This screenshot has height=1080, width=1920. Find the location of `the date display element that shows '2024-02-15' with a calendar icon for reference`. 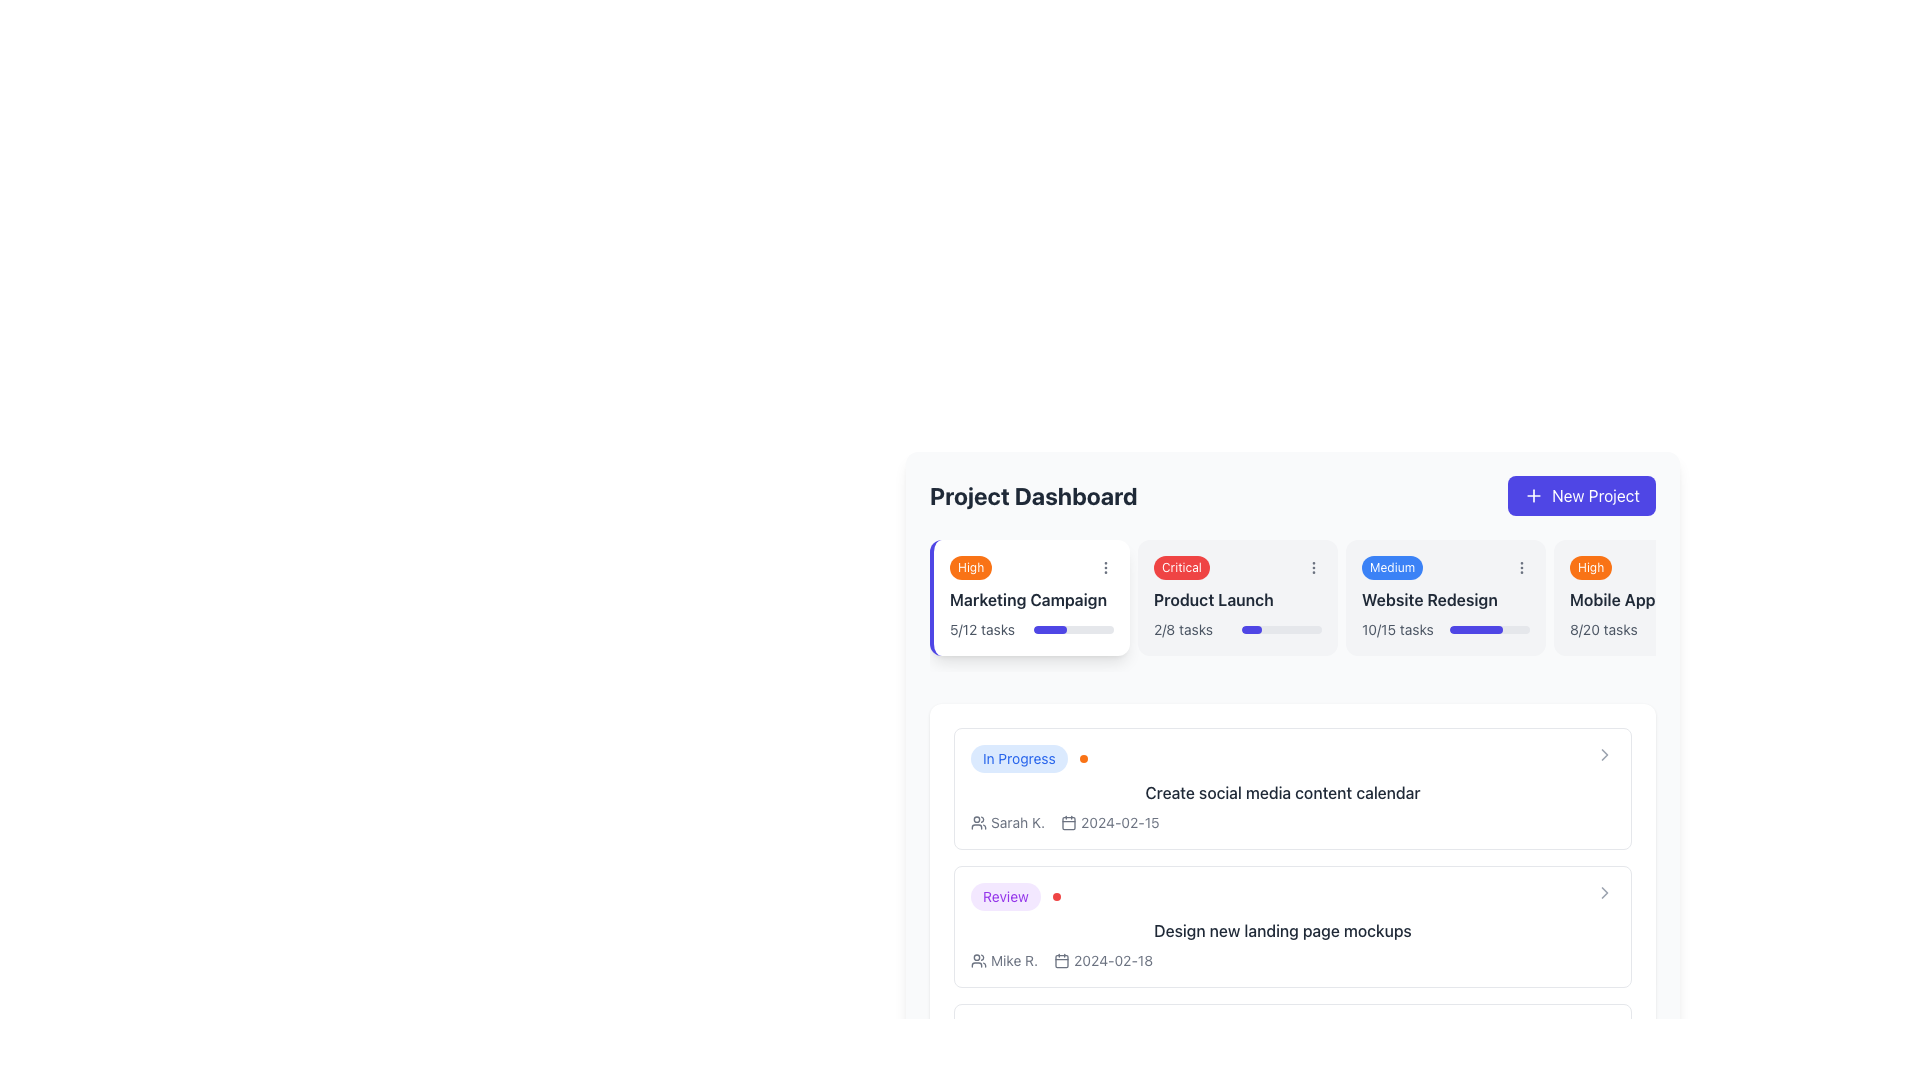

the date display element that shows '2024-02-15' with a calendar icon for reference is located at coordinates (1109, 822).